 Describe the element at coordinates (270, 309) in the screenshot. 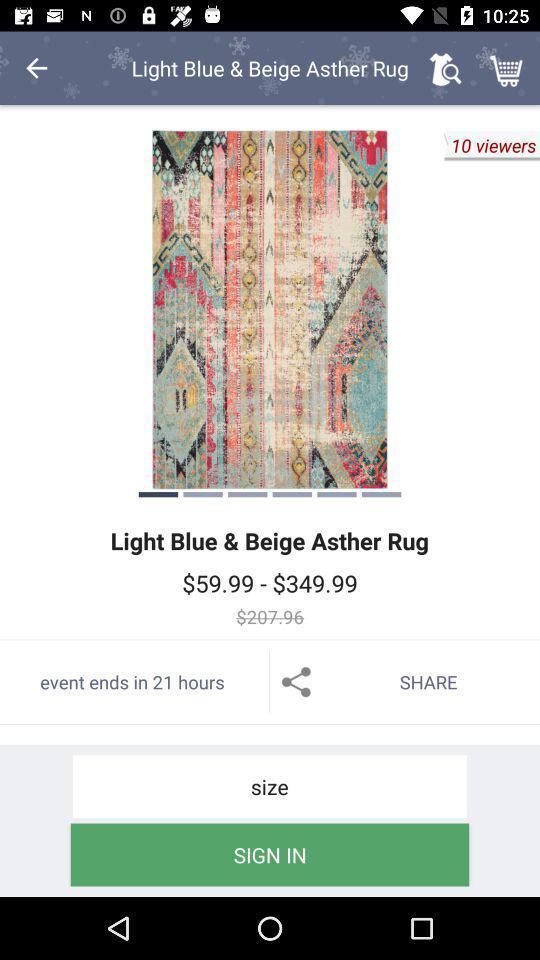

I see `the item to the left of 10 viewers icon` at that location.